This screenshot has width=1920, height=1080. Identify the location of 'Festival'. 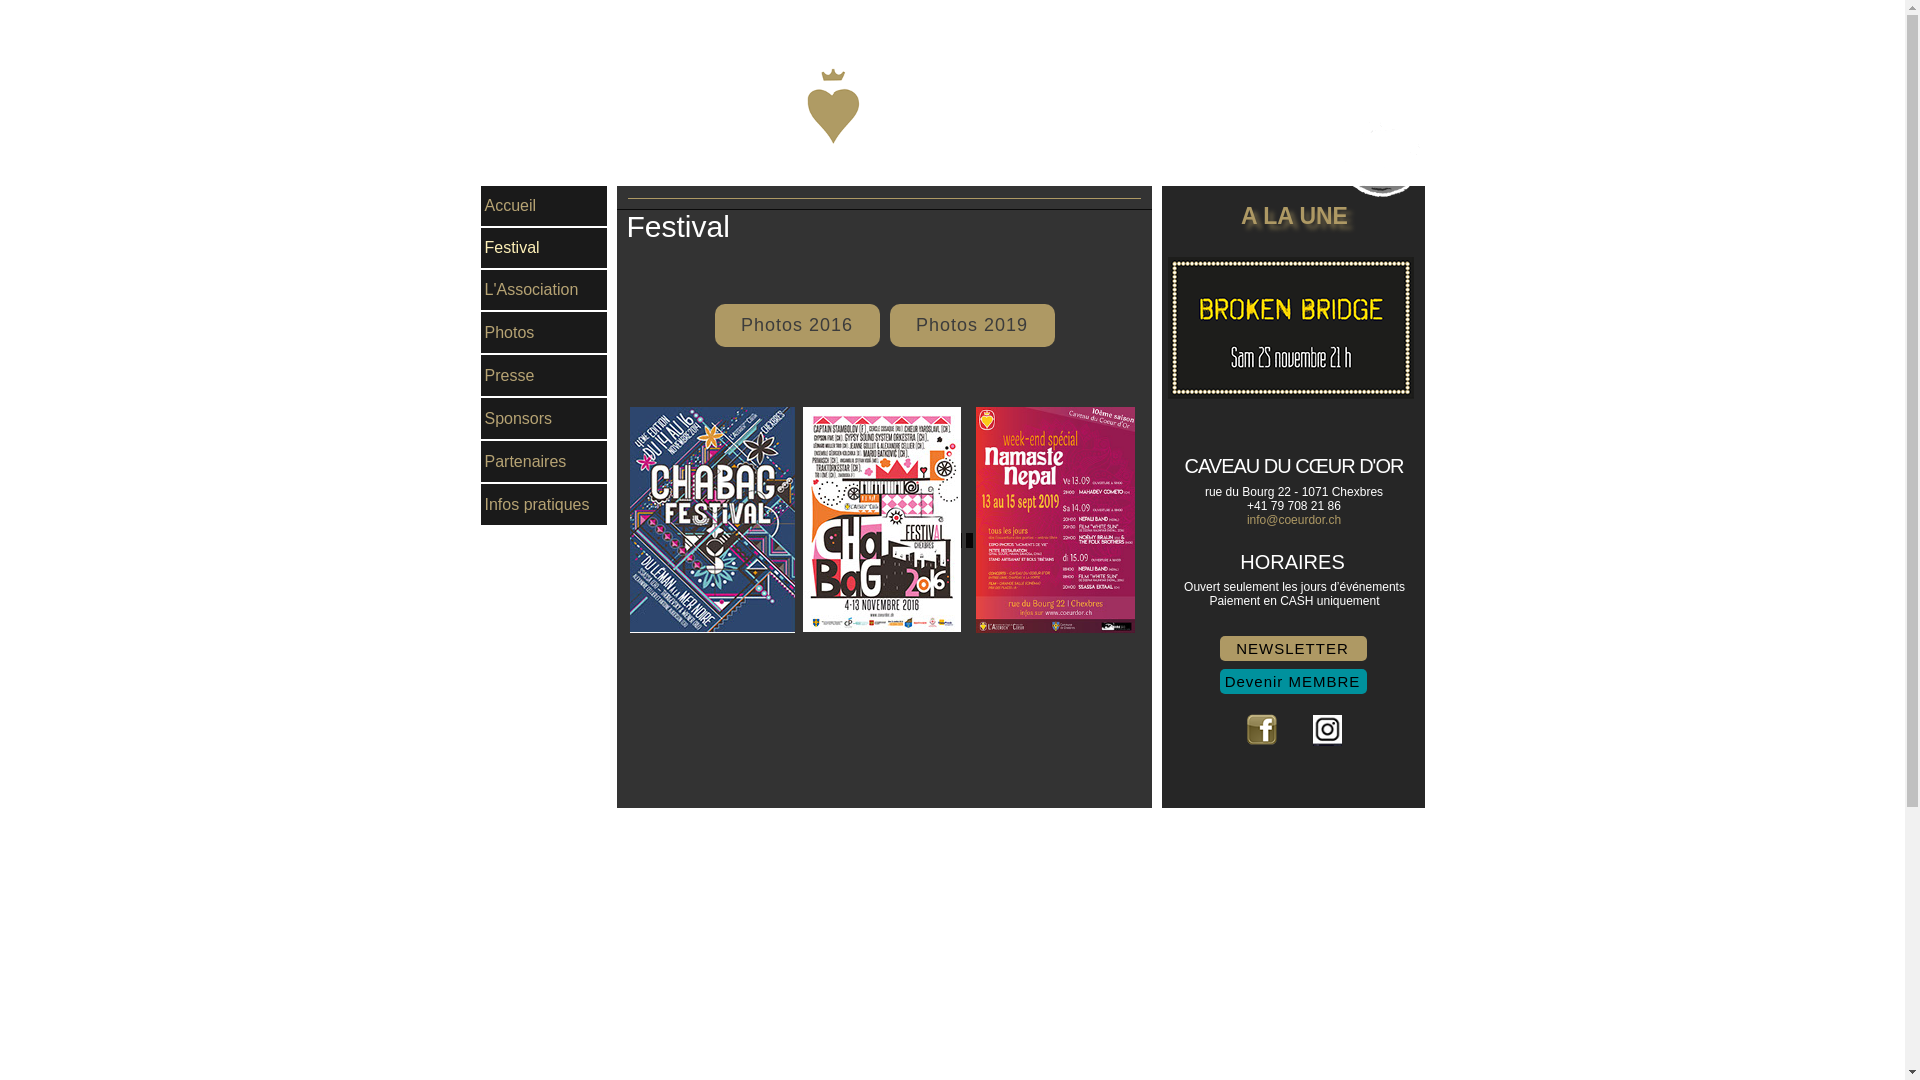
(542, 246).